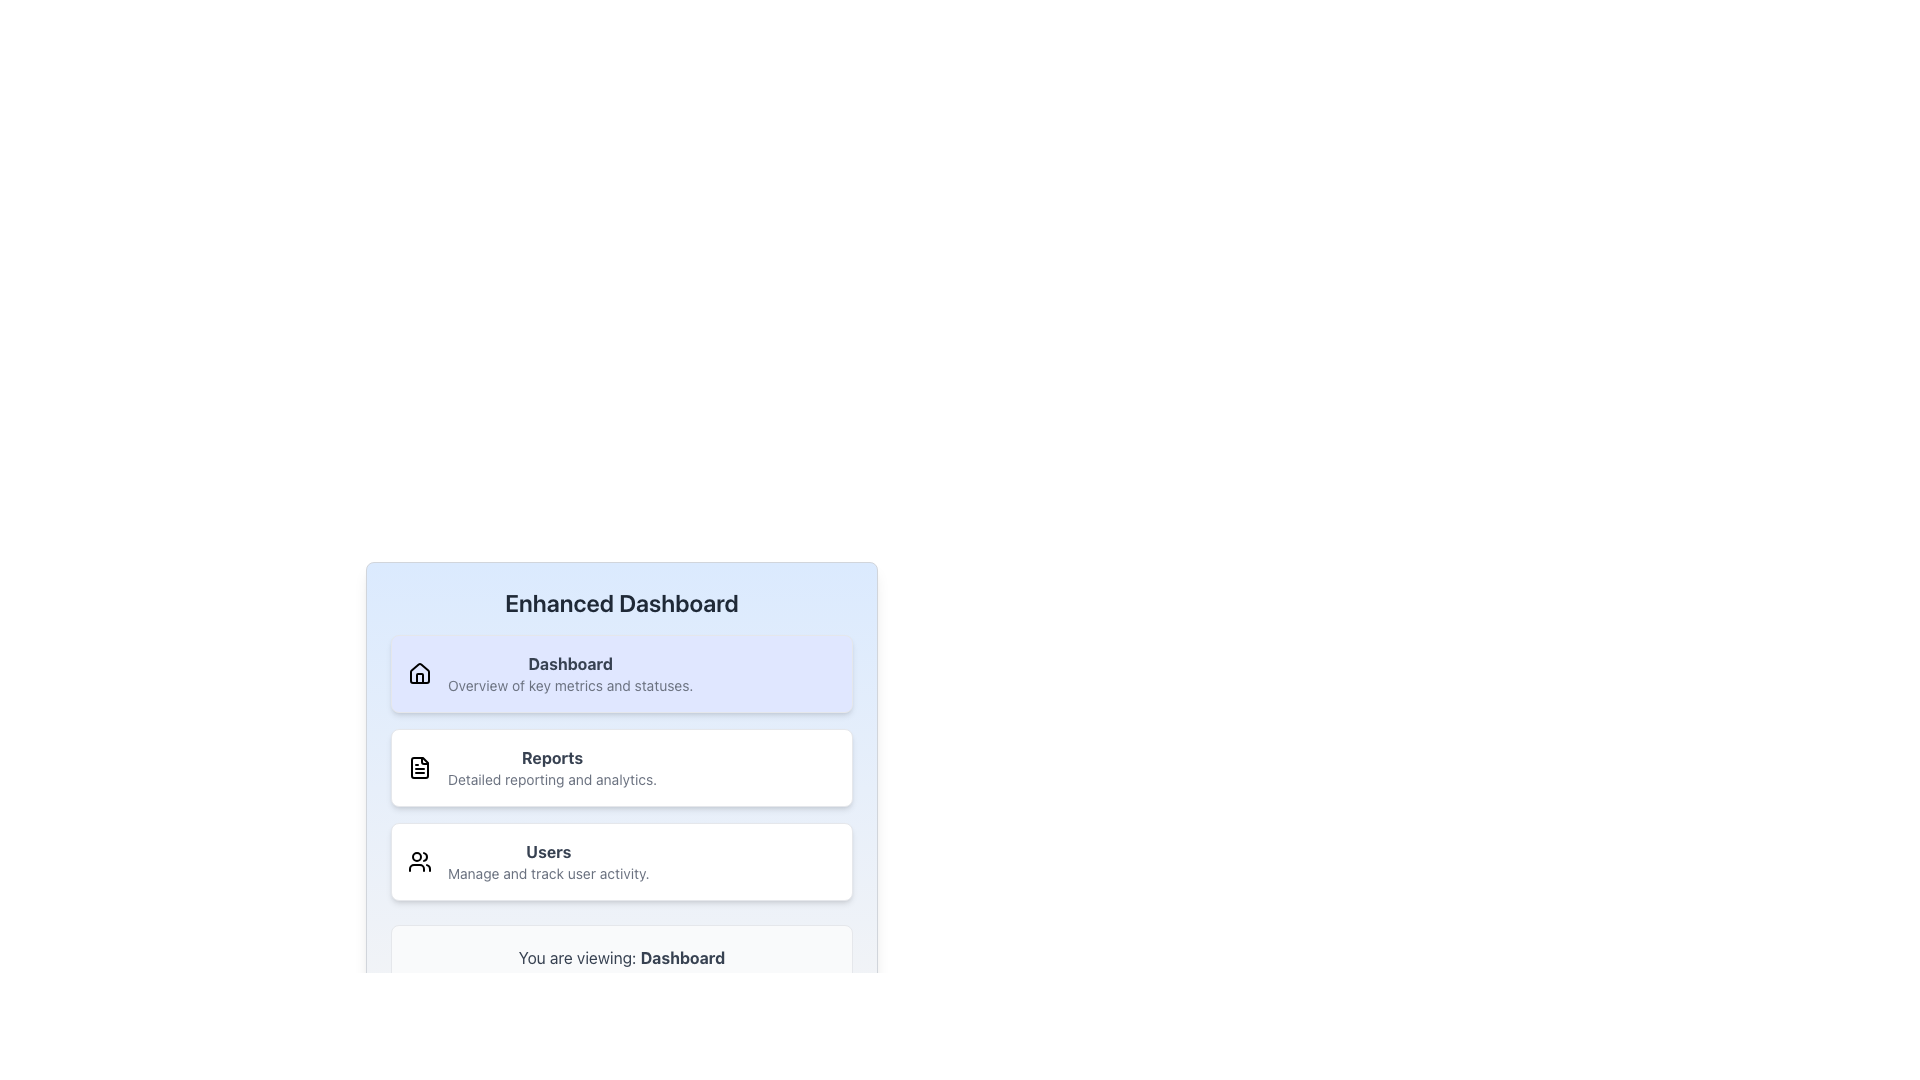  What do you see at coordinates (682, 956) in the screenshot?
I see `text of the 'Dashboard' label, which is bold and part of the phrase 'You are viewing: Dashboard', located near the bottom right of the interface` at bounding box center [682, 956].